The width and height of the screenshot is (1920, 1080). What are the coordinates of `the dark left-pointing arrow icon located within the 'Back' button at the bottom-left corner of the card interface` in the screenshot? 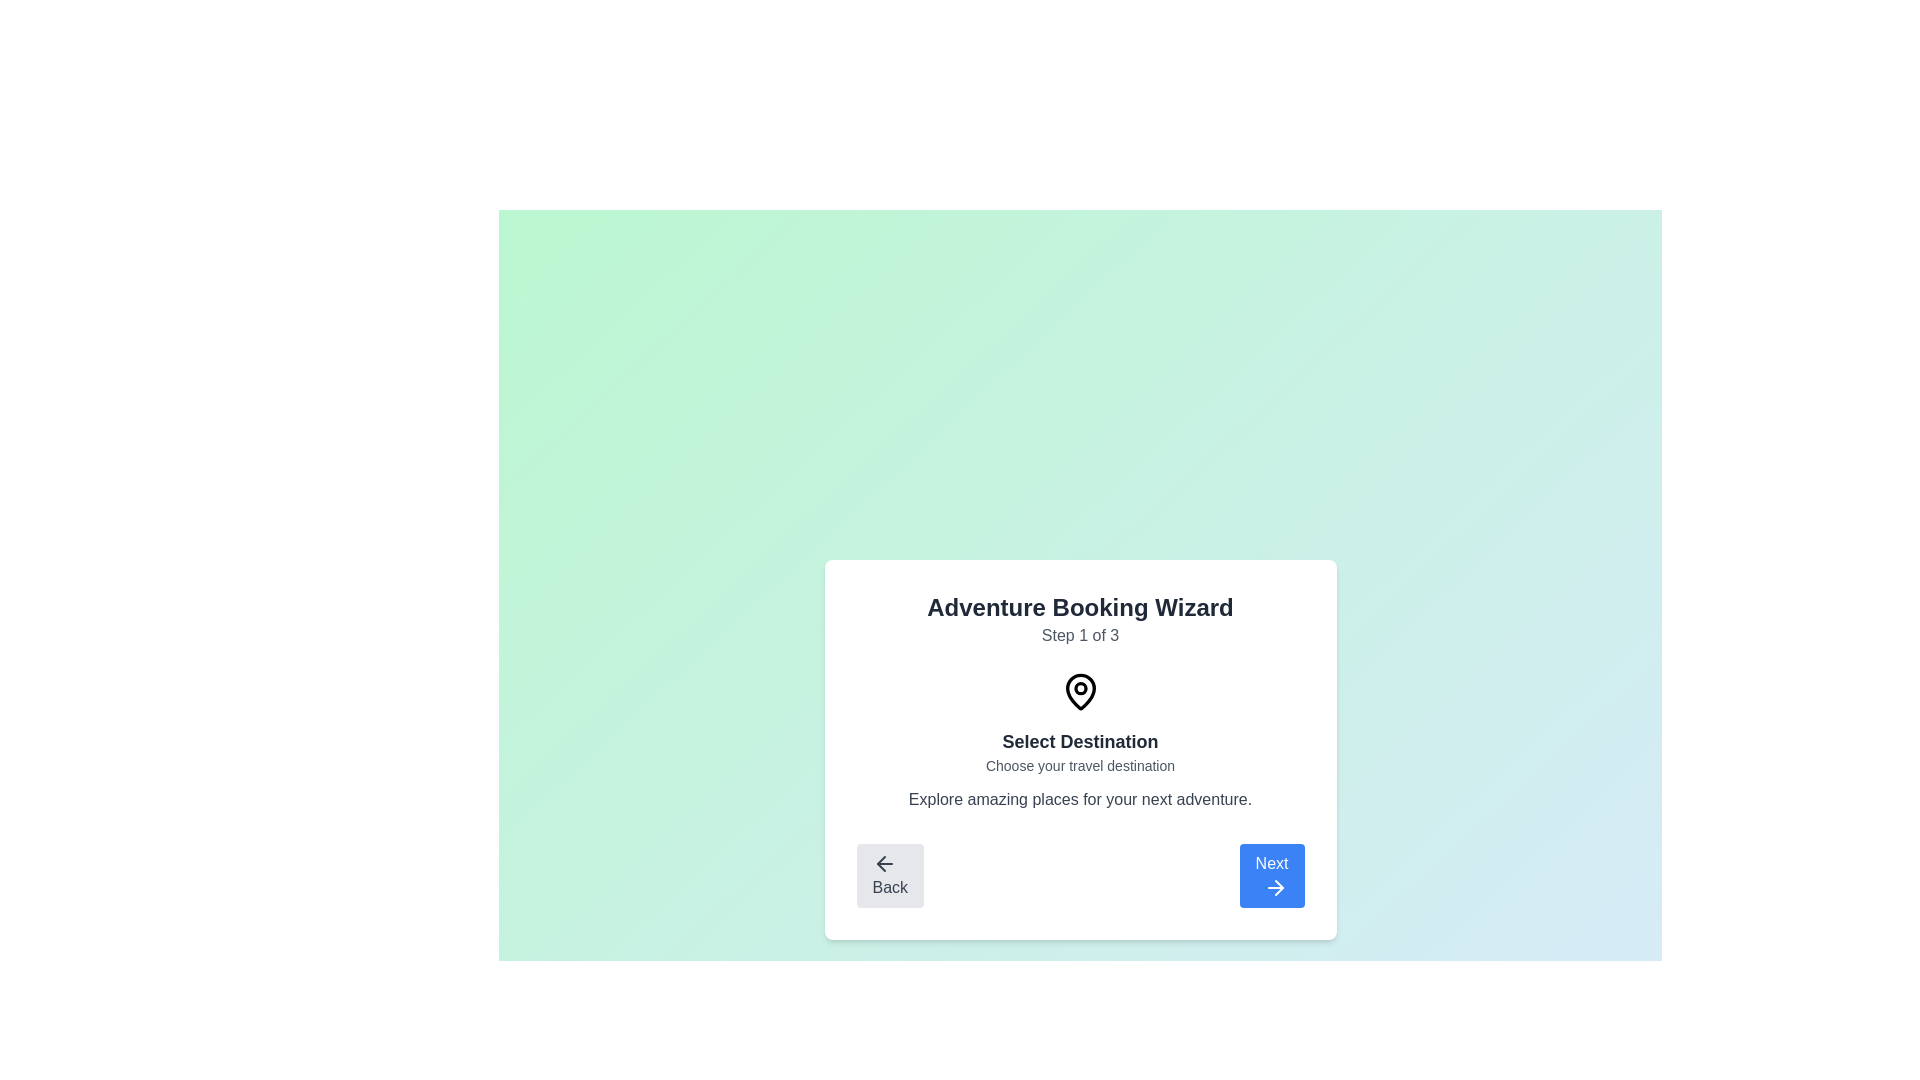 It's located at (883, 863).